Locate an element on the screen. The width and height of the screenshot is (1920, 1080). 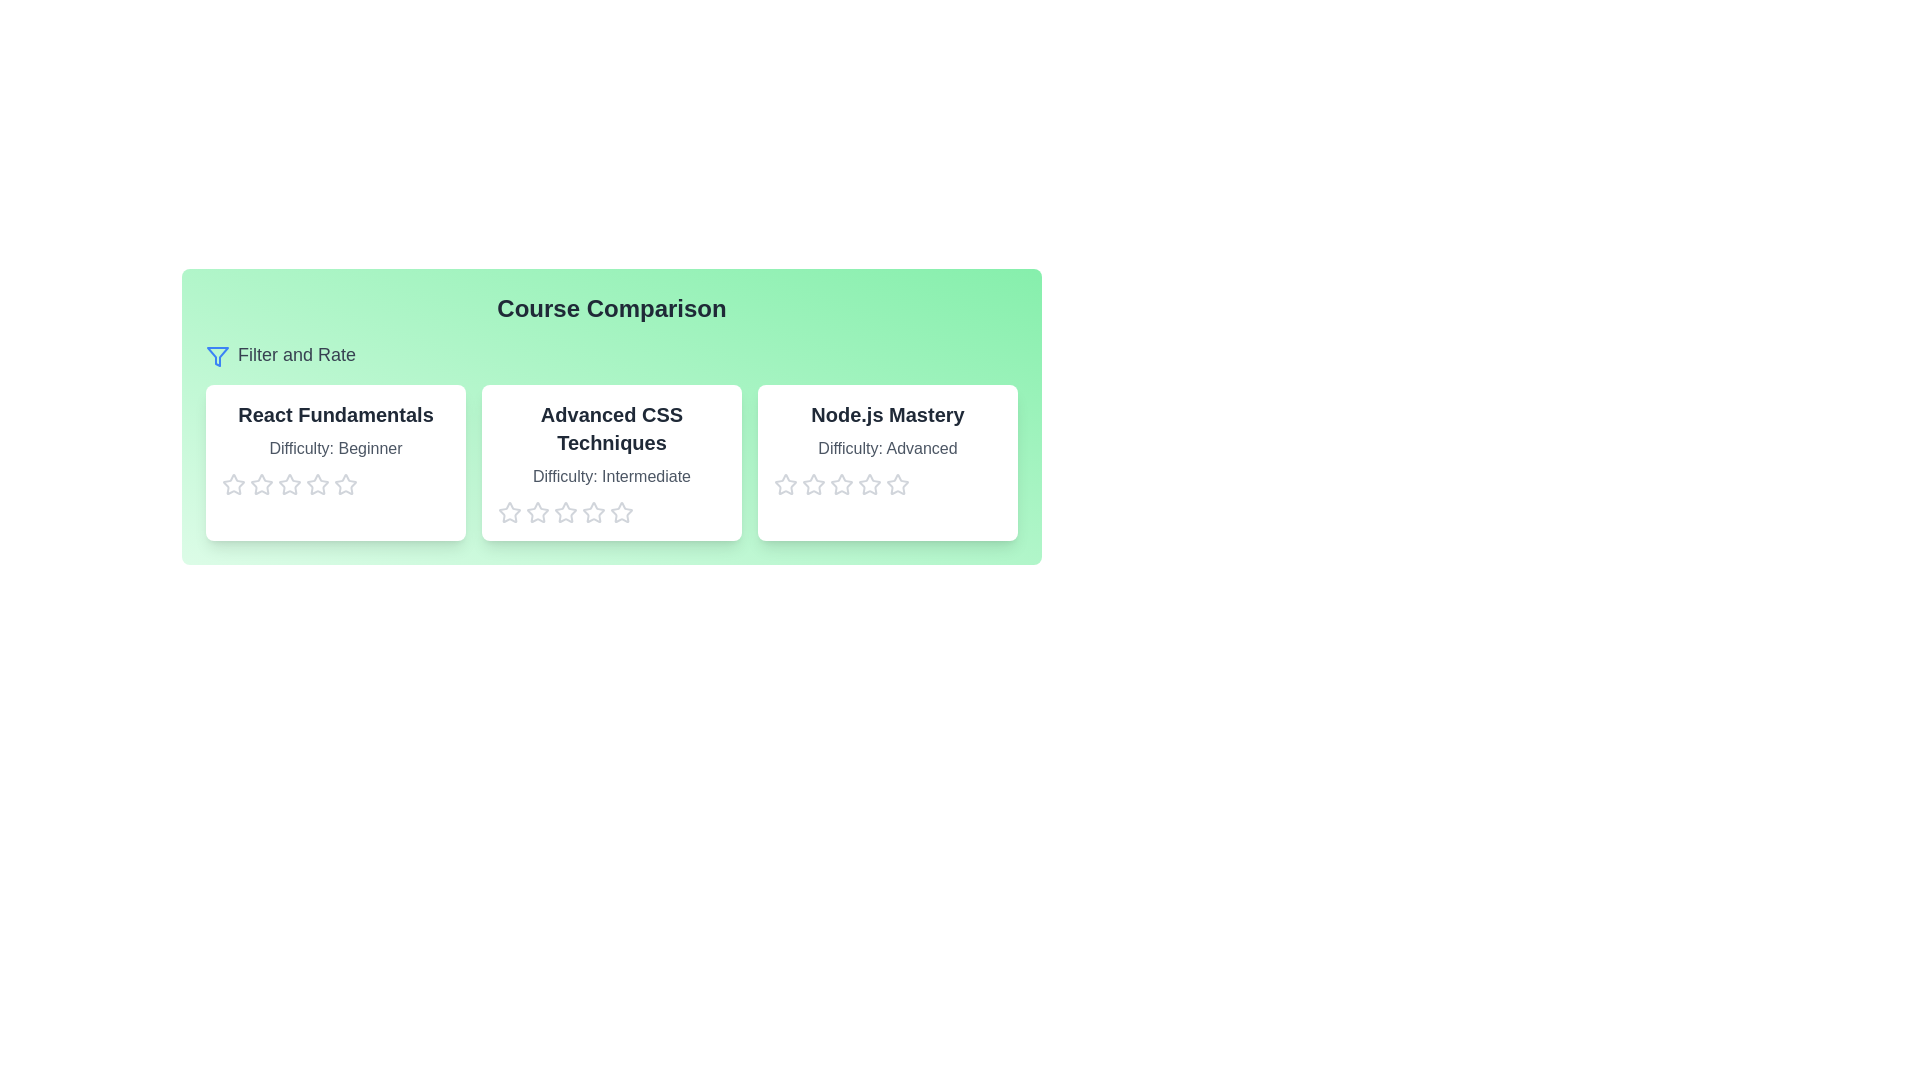
the course card titled 'Node.js Mastery' to observe its hover effect is located at coordinates (887, 462).